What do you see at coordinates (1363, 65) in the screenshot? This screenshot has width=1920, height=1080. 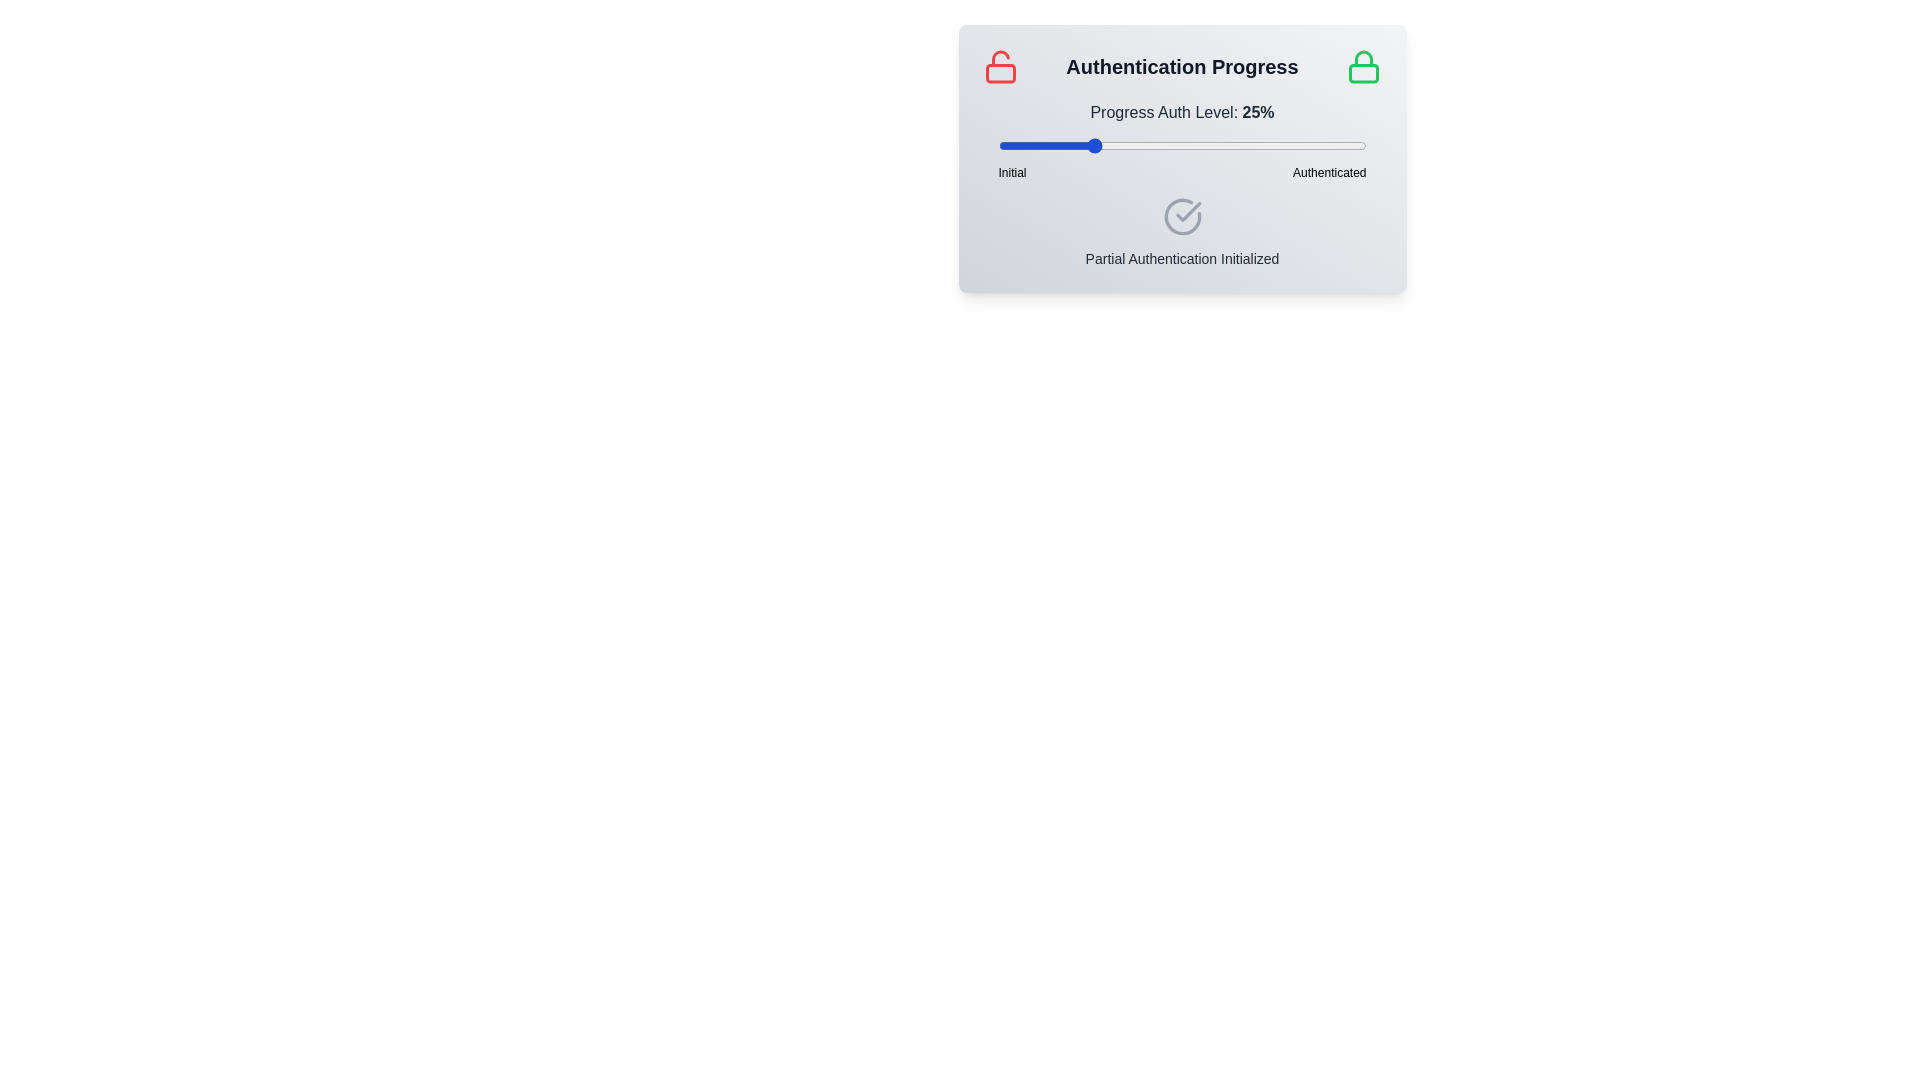 I see `the lock icon in the header of the component` at bounding box center [1363, 65].